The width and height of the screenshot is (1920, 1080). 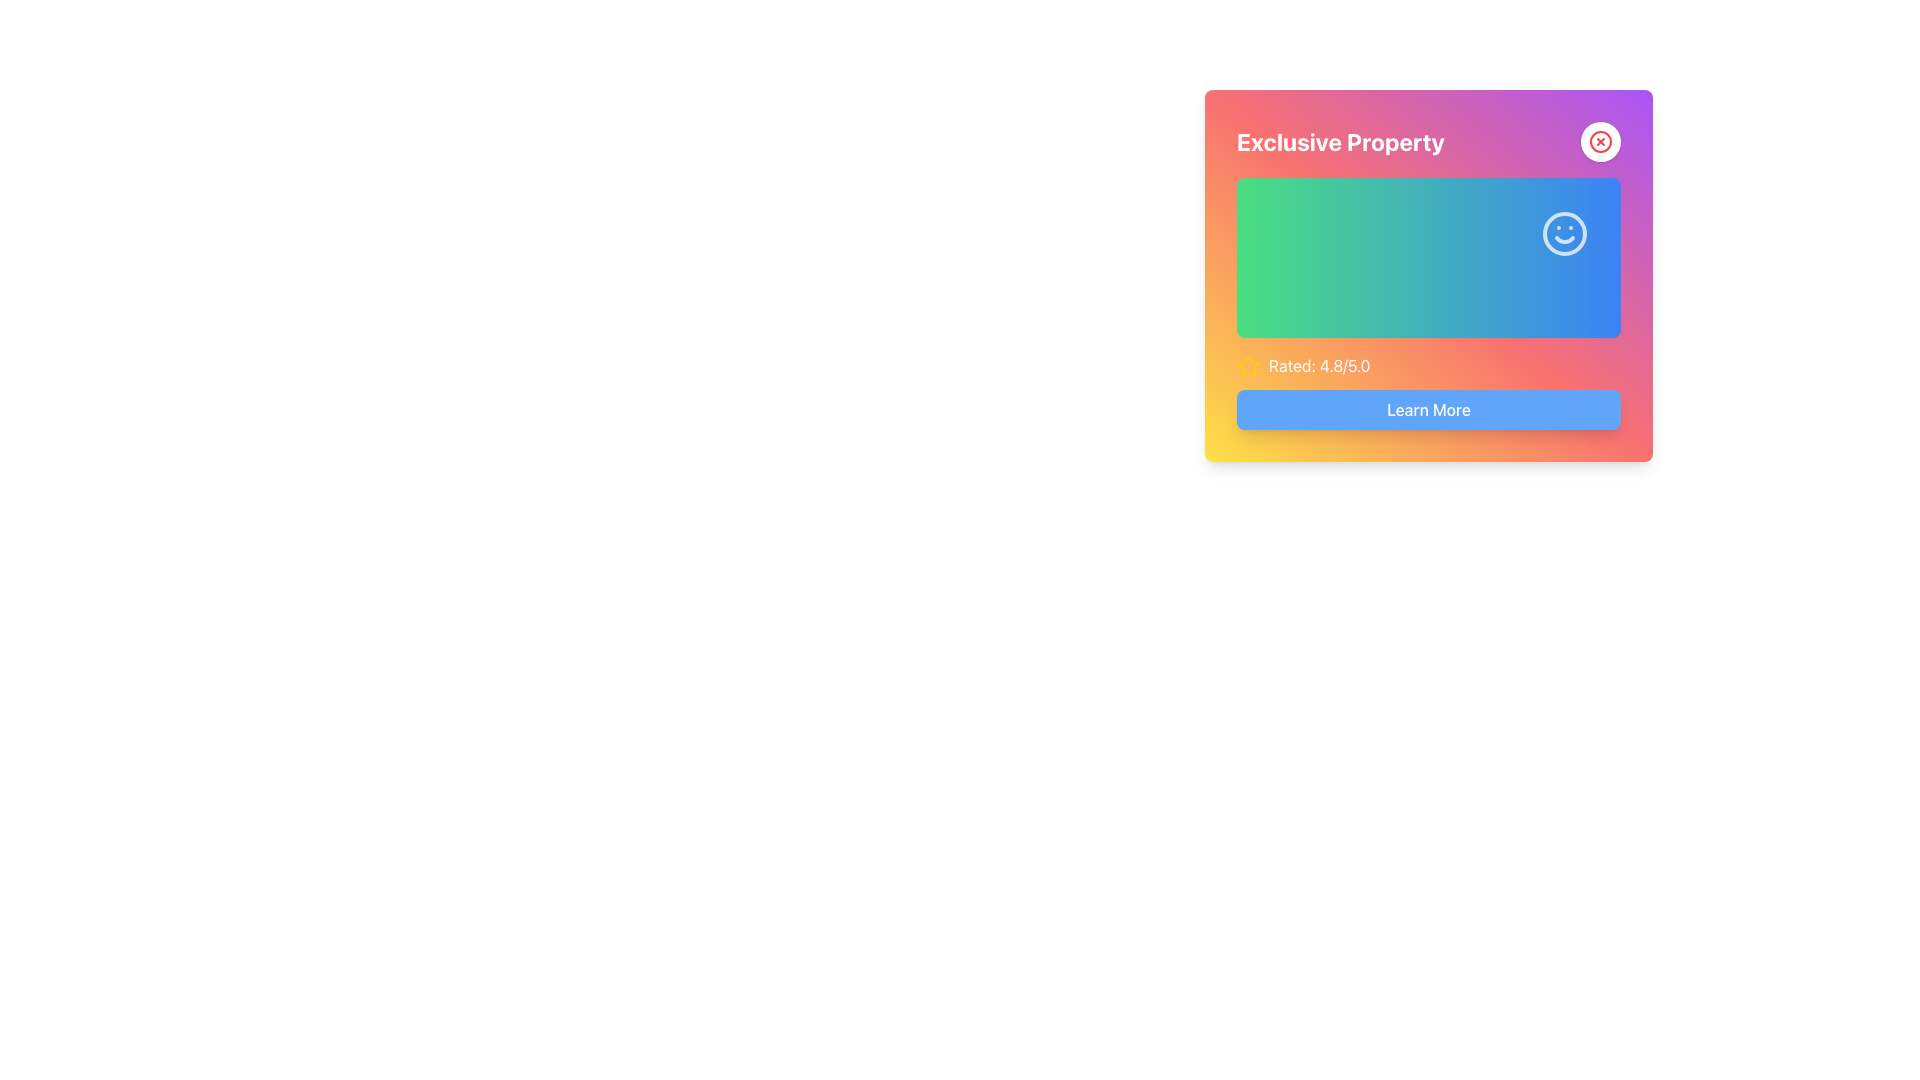 What do you see at coordinates (1247, 366) in the screenshot?
I see `the yellow star icon located to the left of the text 'Rated: 4.8/5.0' in the rating banner` at bounding box center [1247, 366].